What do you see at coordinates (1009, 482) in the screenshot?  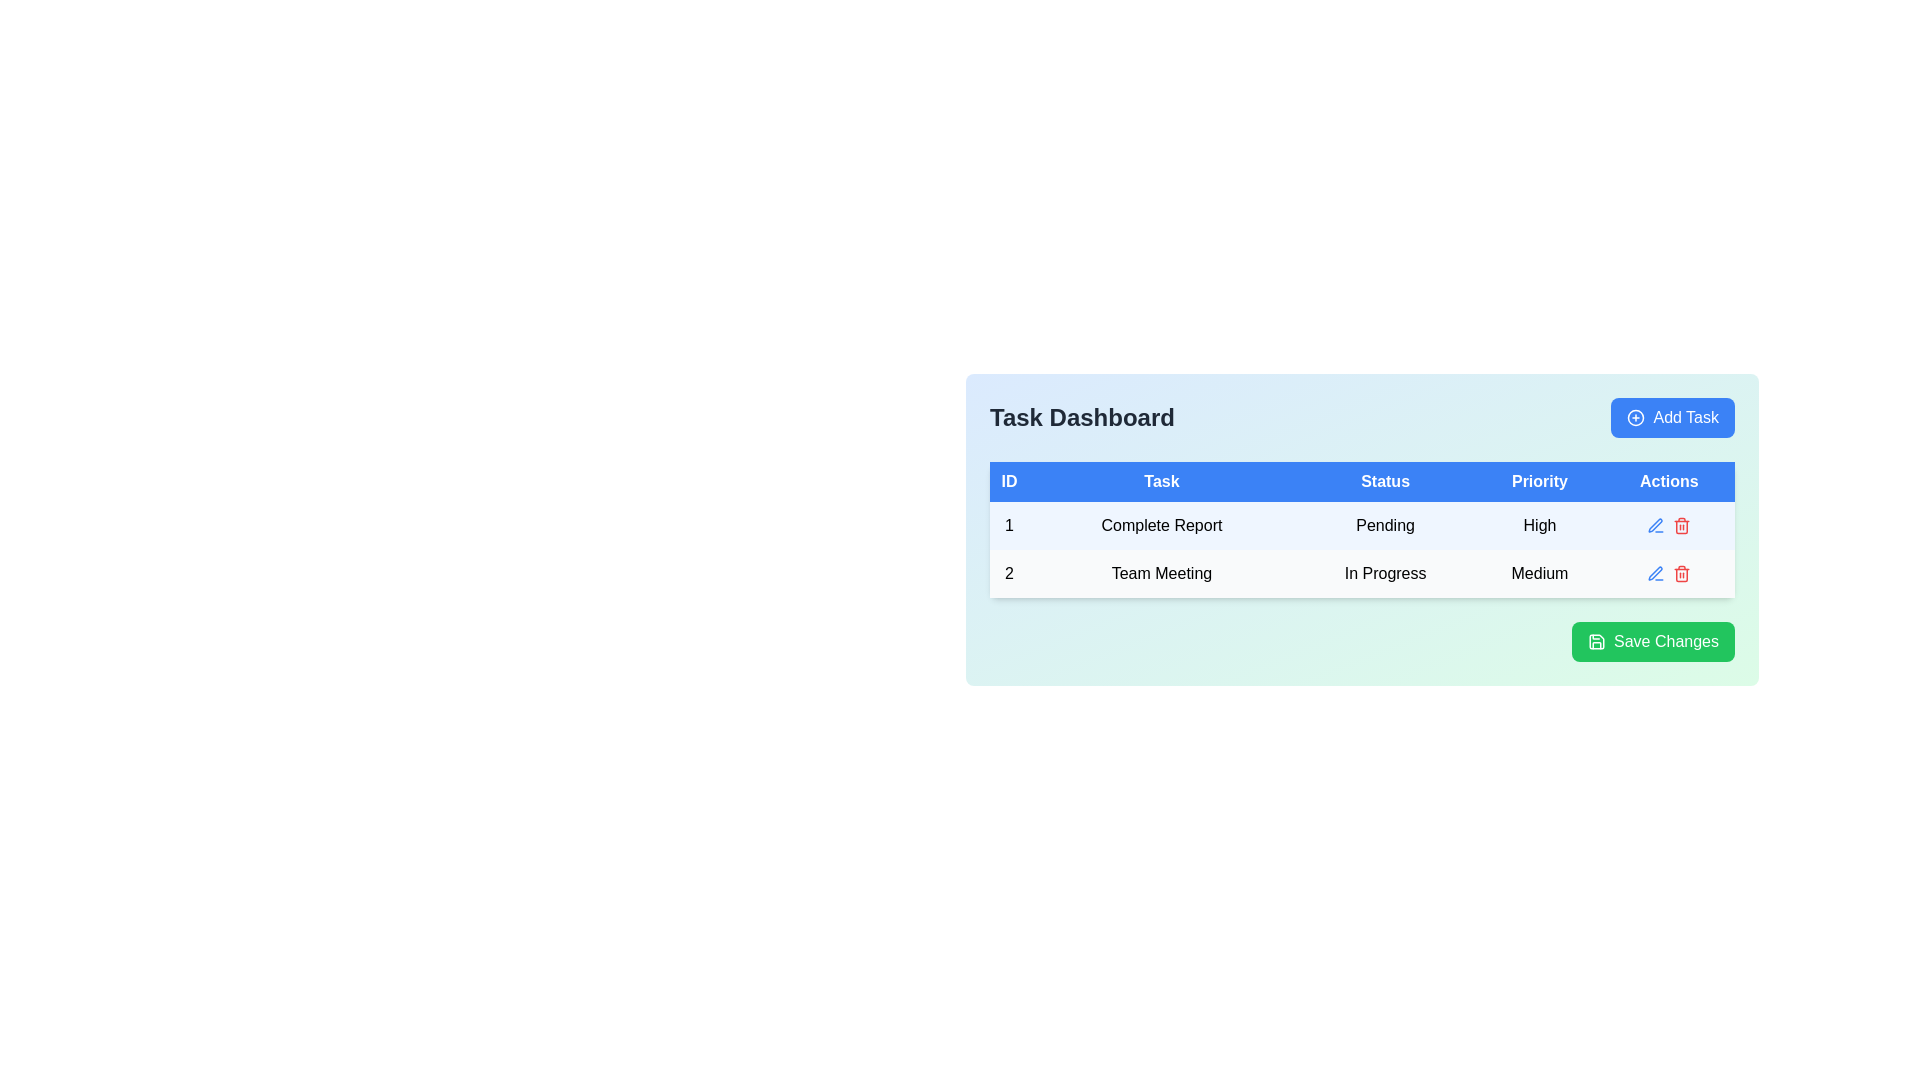 I see `the text label displaying 'ID' in the header row of the table, which is styled with a bold white font on a blue background and located on the far left of the row` at bounding box center [1009, 482].